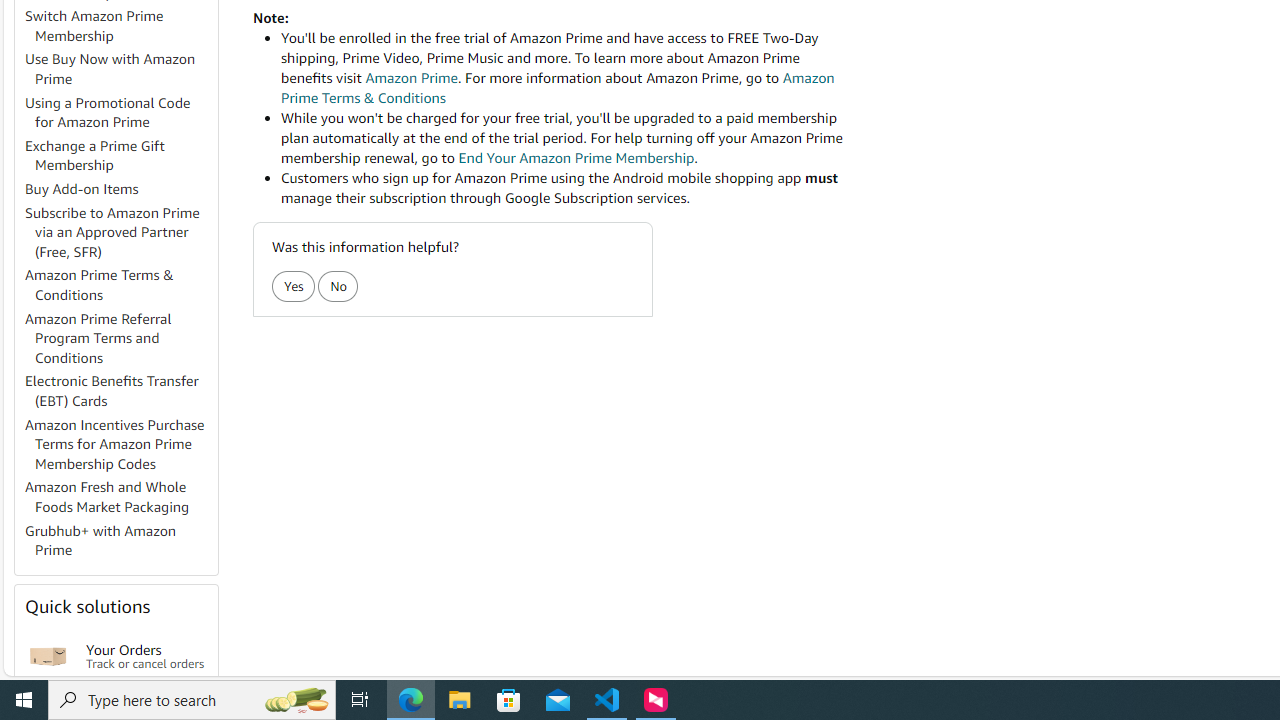 This screenshot has width=1280, height=720. I want to click on 'Use Buy Now with Amazon Prime', so click(119, 68).